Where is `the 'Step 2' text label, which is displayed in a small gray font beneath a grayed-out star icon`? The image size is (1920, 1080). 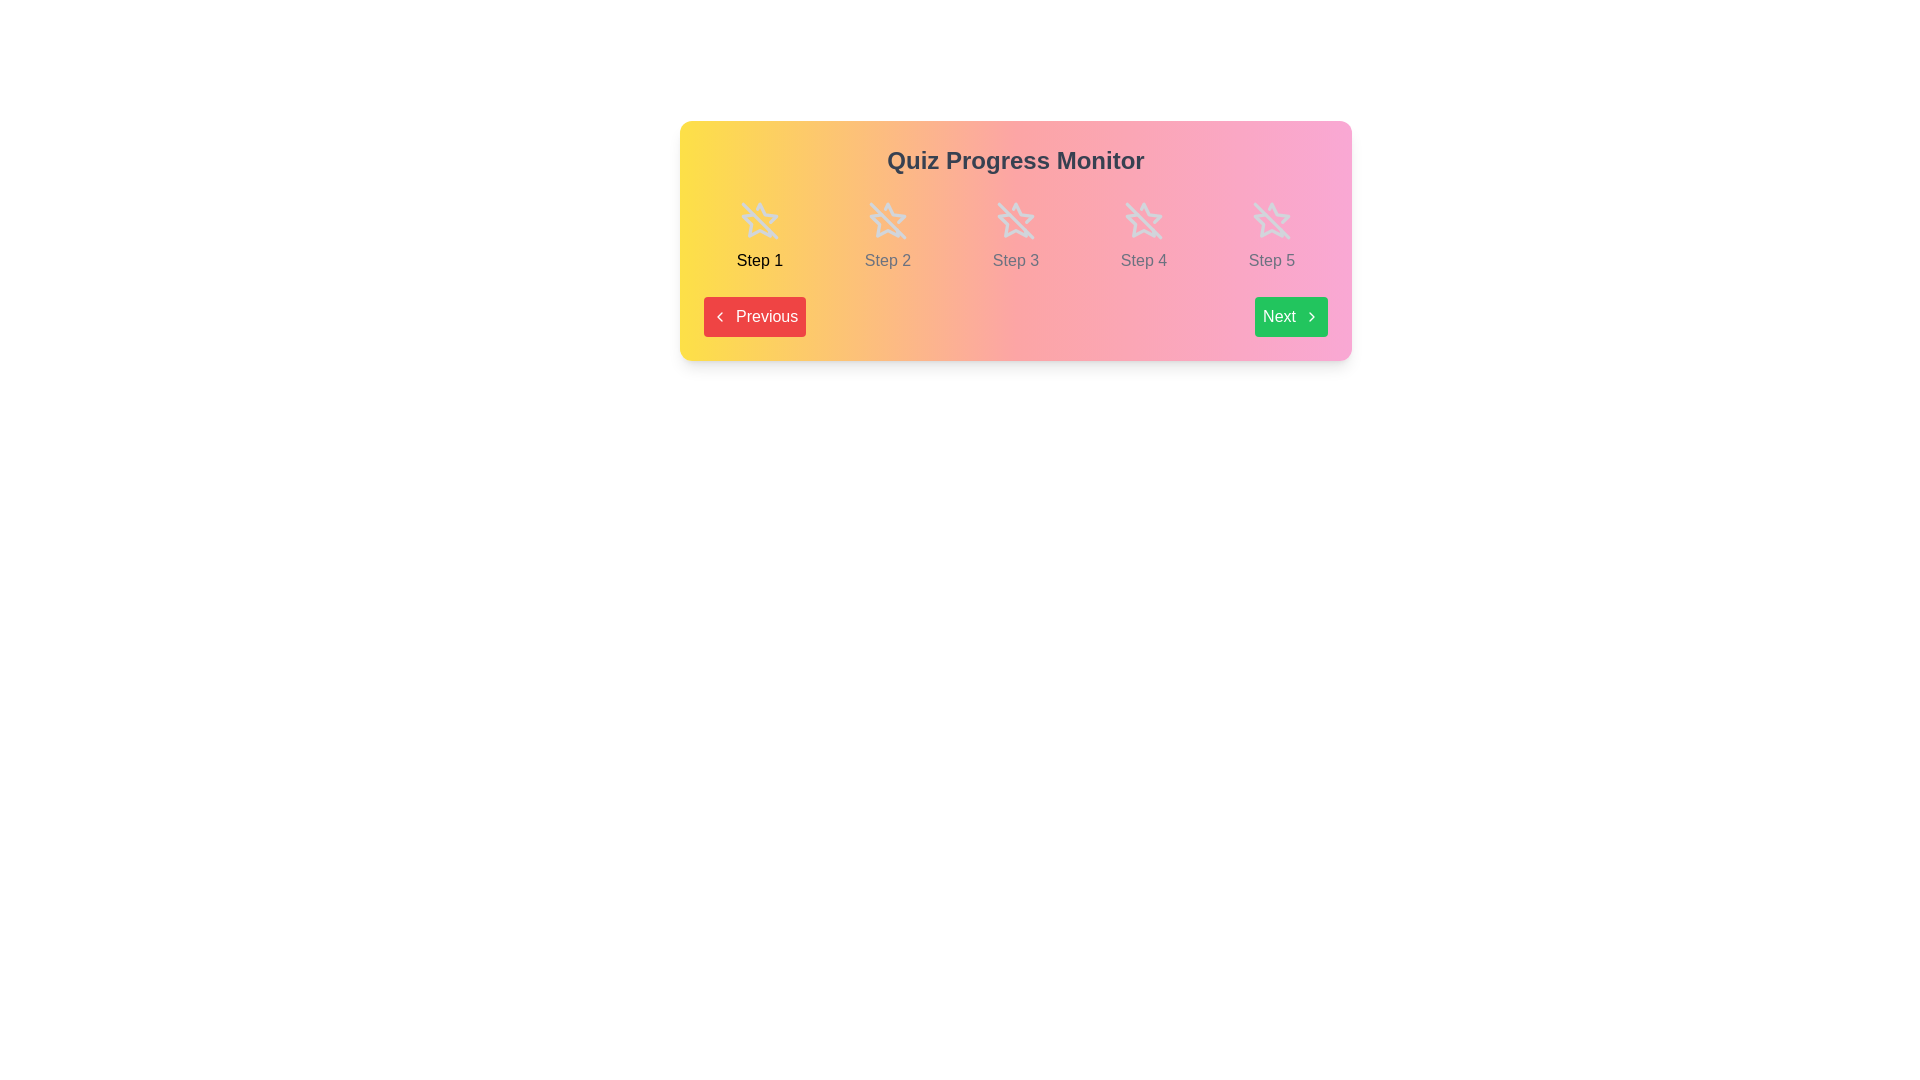 the 'Step 2' text label, which is displayed in a small gray font beneath a grayed-out star icon is located at coordinates (887, 260).